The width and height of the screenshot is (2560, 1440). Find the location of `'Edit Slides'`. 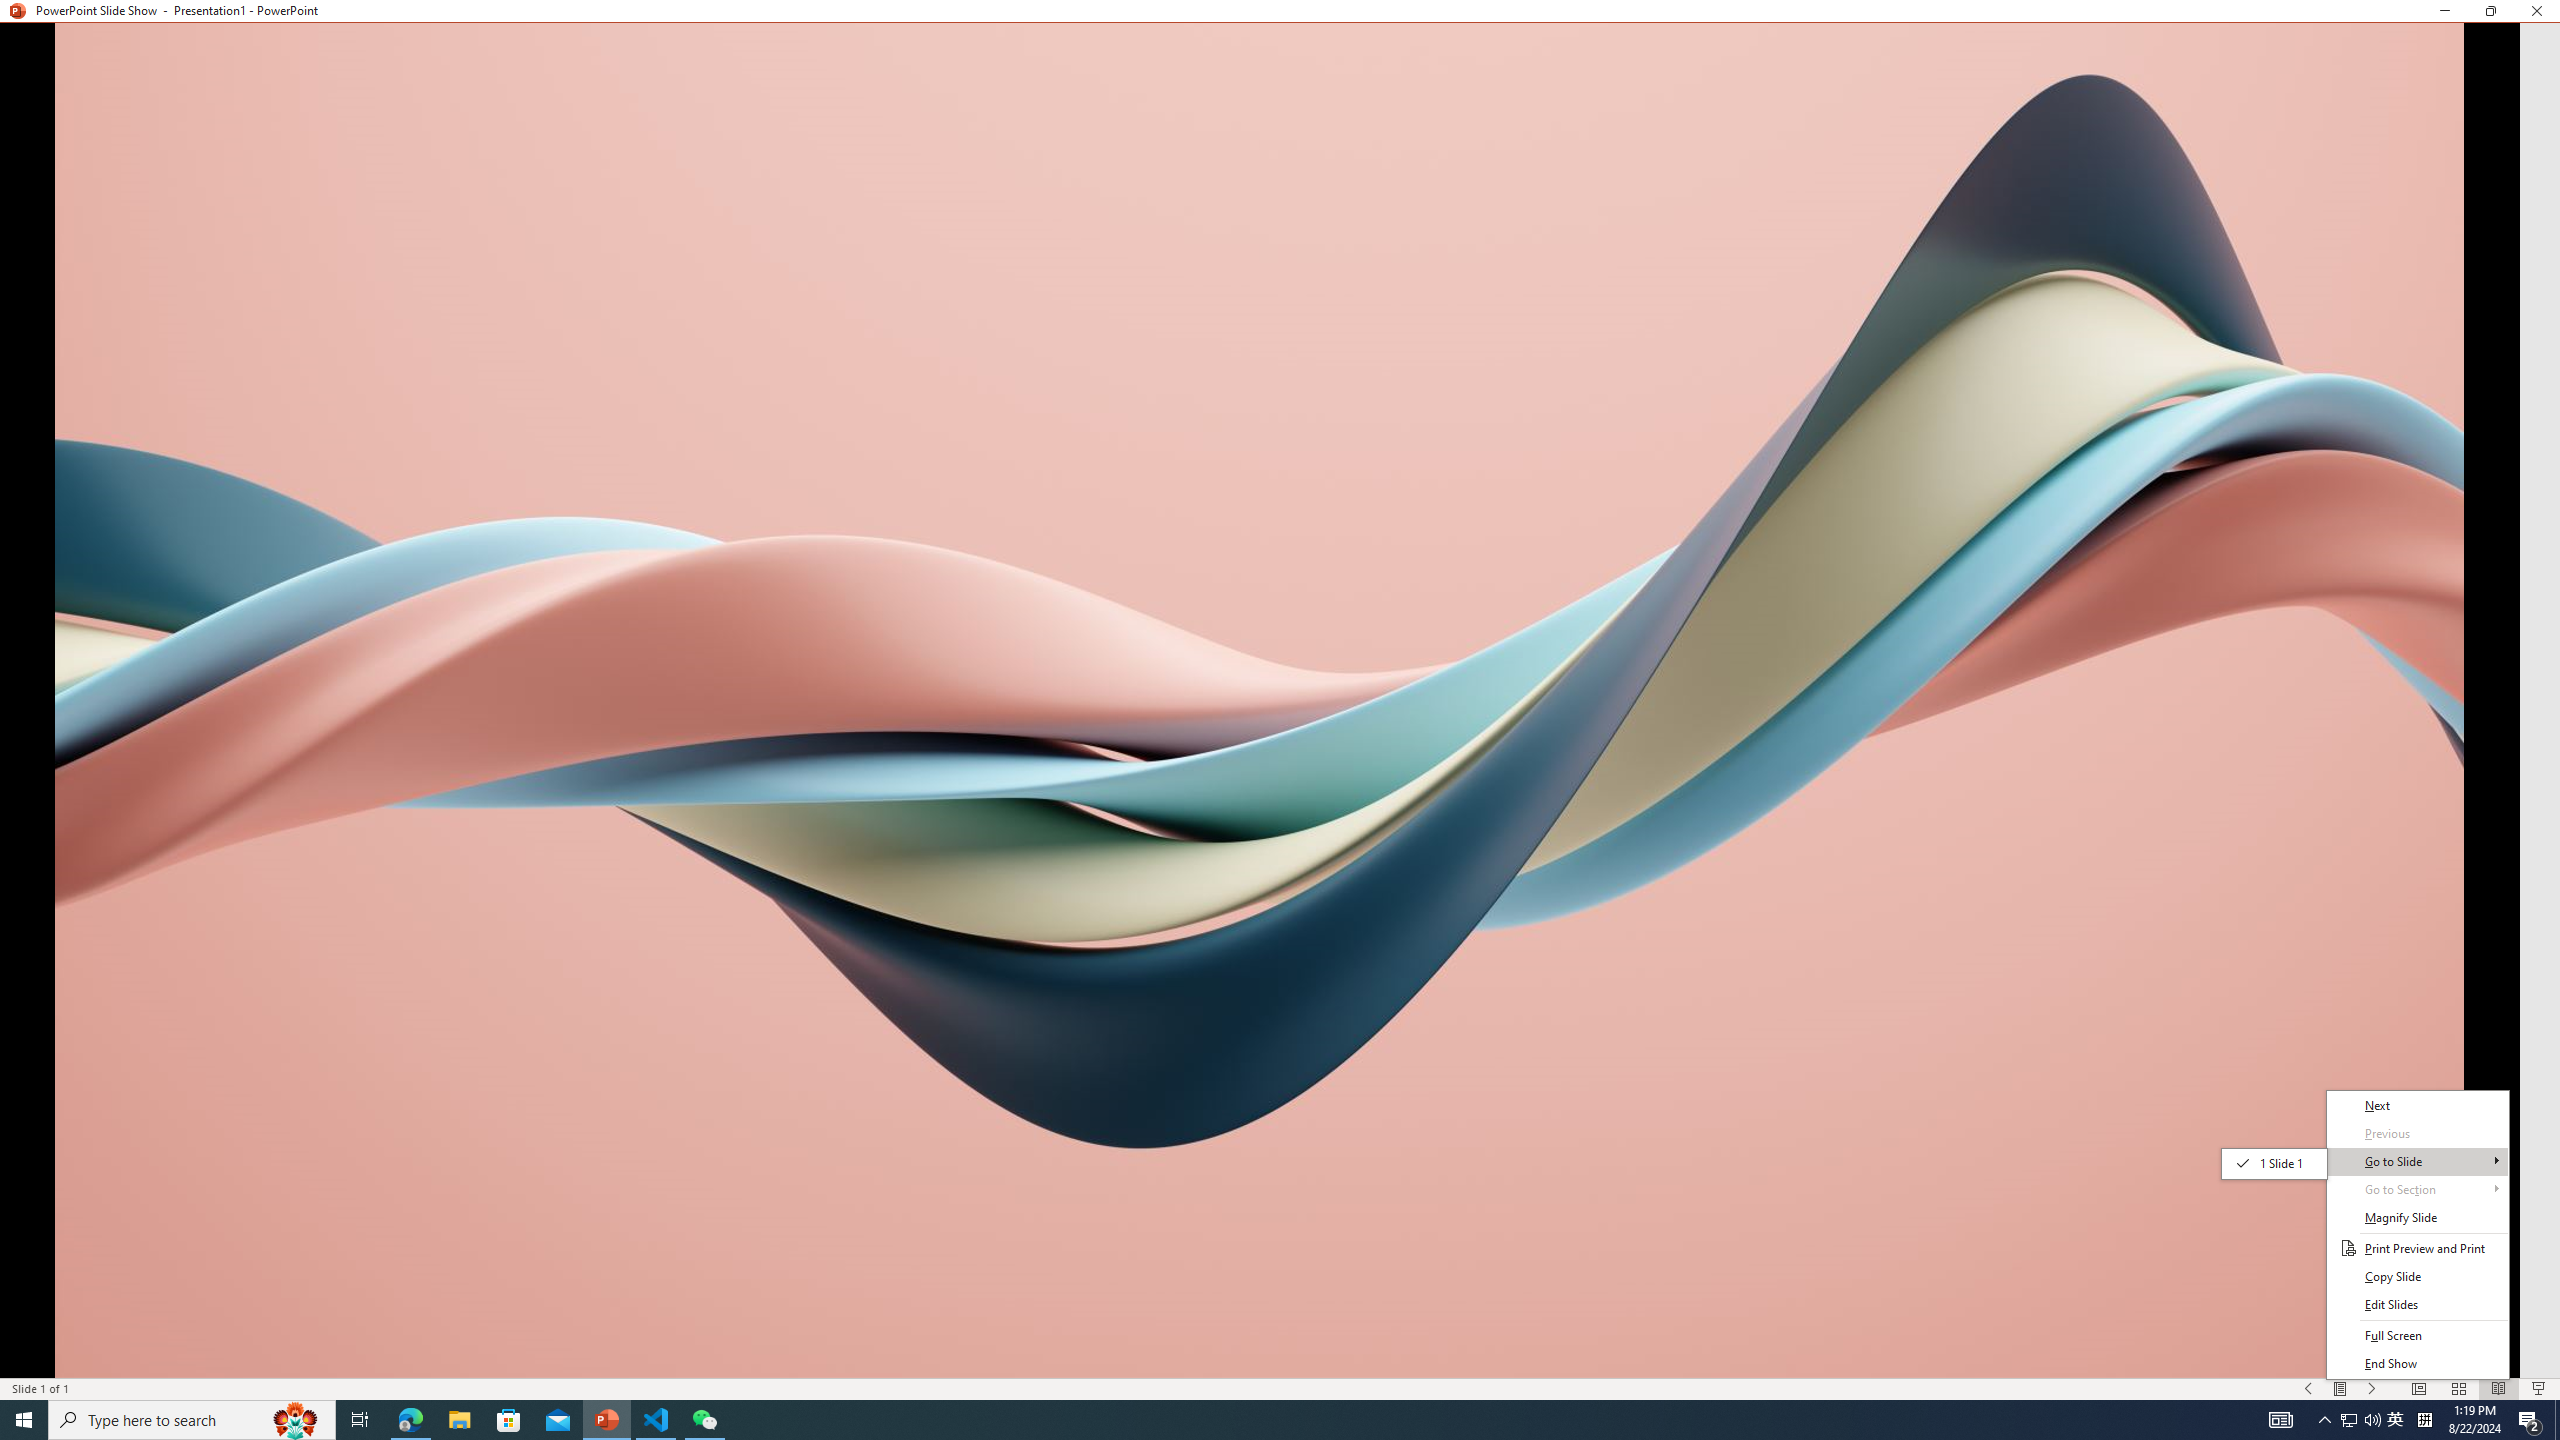

'Edit Slides' is located at coordinates (2417, 1305).